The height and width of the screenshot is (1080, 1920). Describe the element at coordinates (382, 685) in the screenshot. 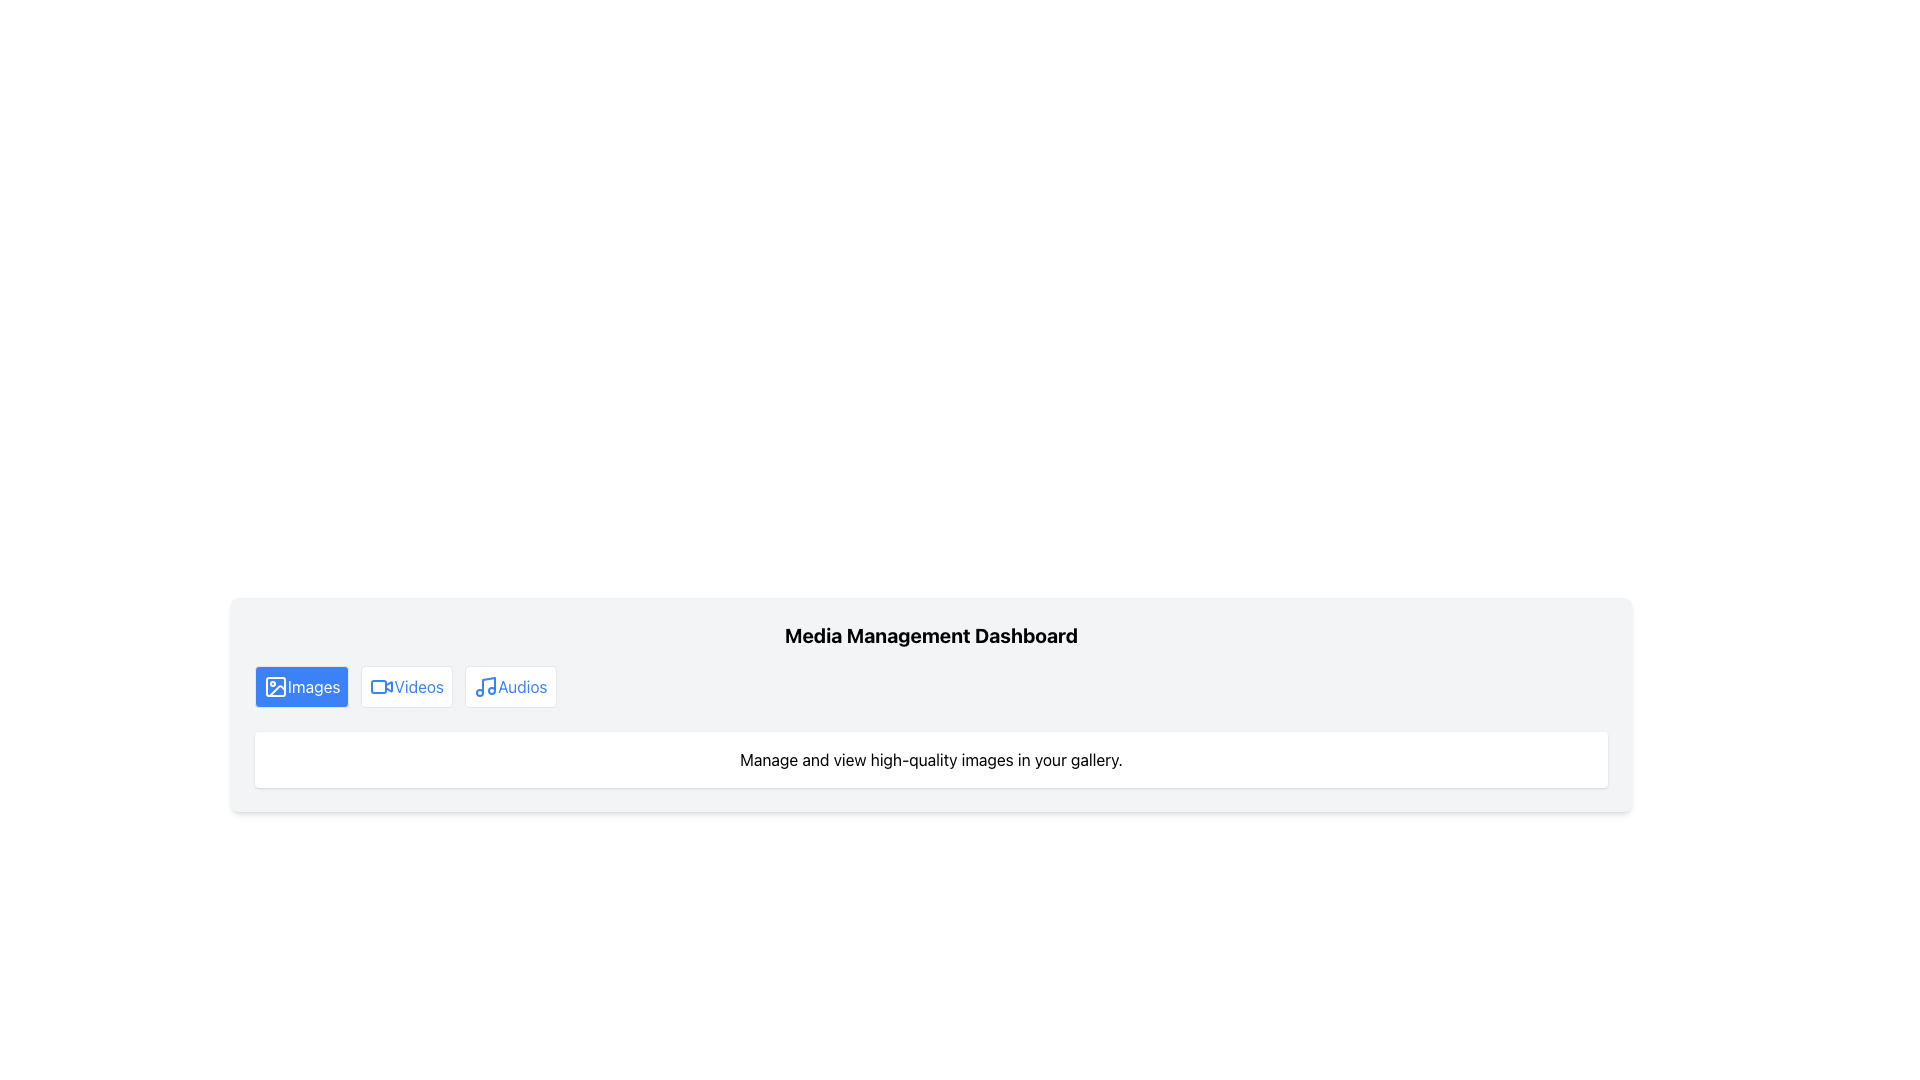

I see `the Decorative Icon representing the 'Videos' section, located inside the button labeled 'Videos' at the specified coordinates` at that location.